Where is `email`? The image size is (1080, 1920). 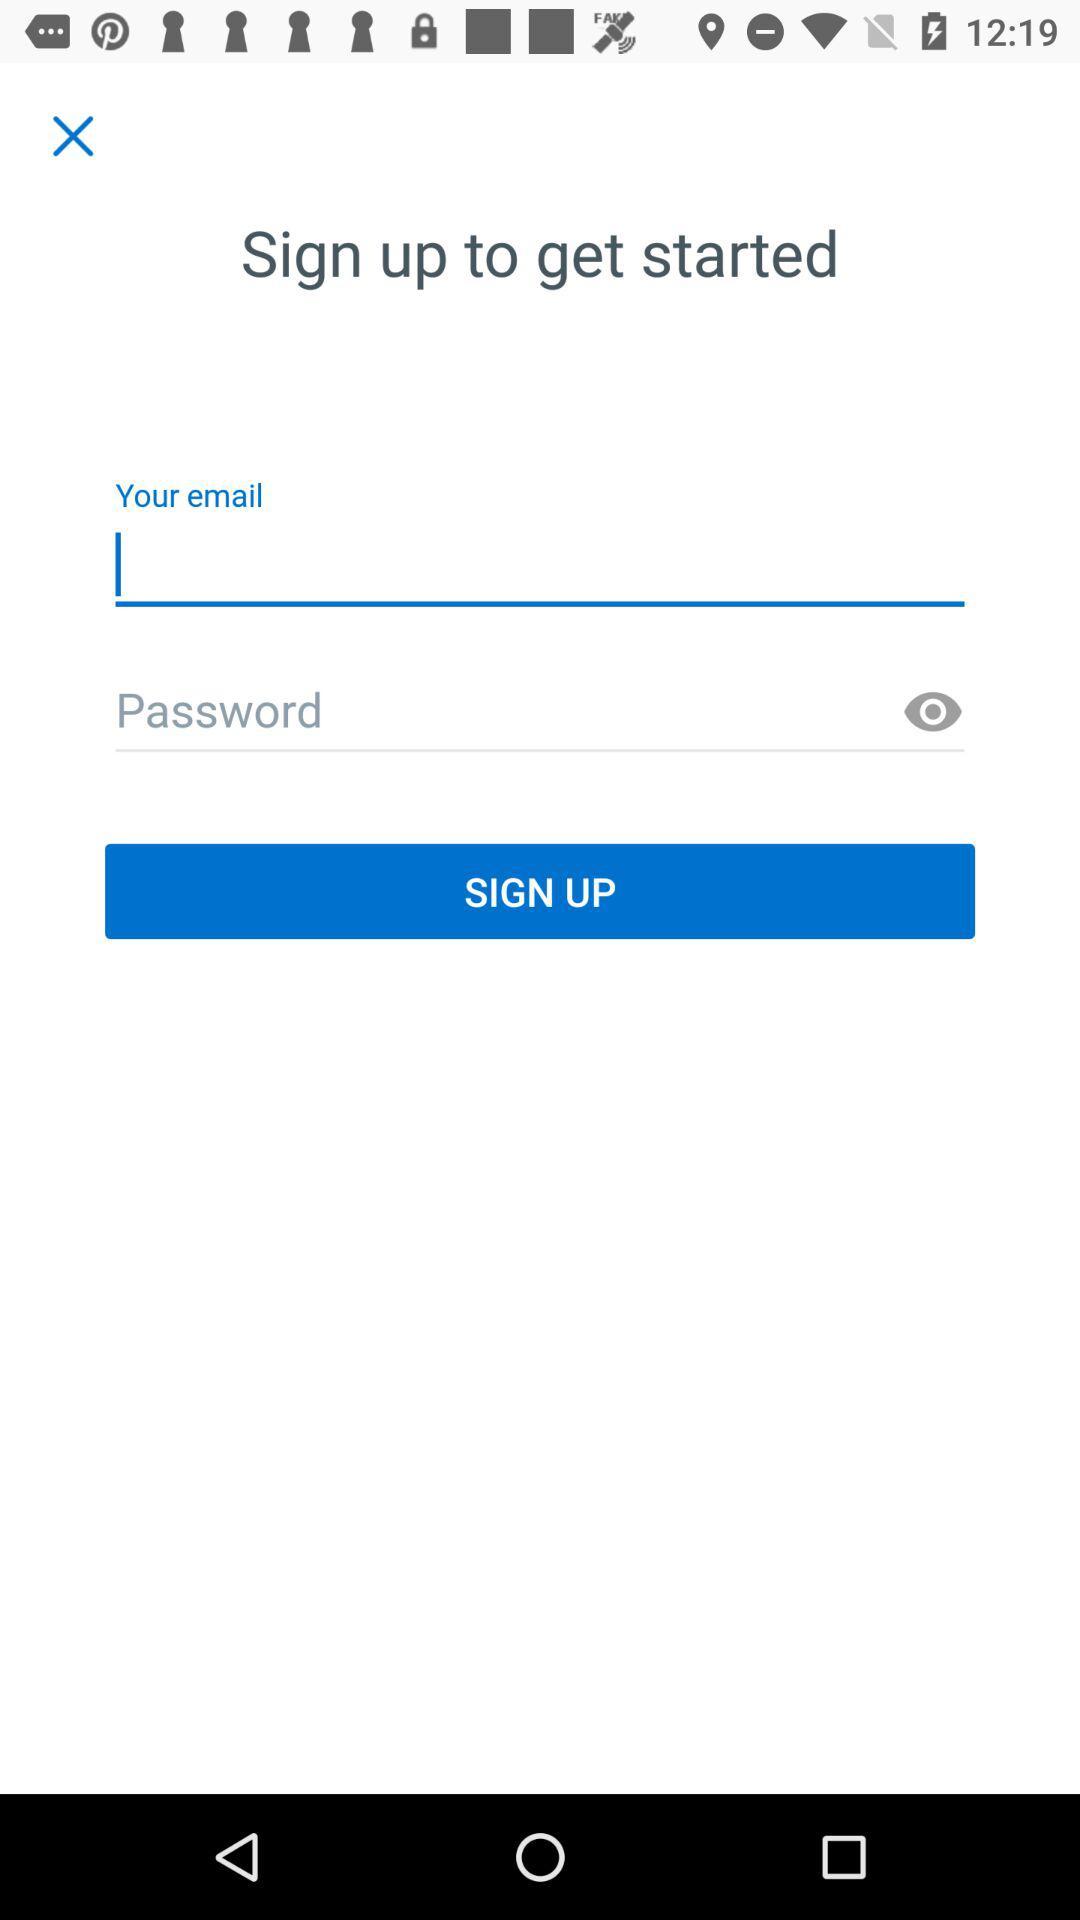
email is located at coordinates (540, 712).